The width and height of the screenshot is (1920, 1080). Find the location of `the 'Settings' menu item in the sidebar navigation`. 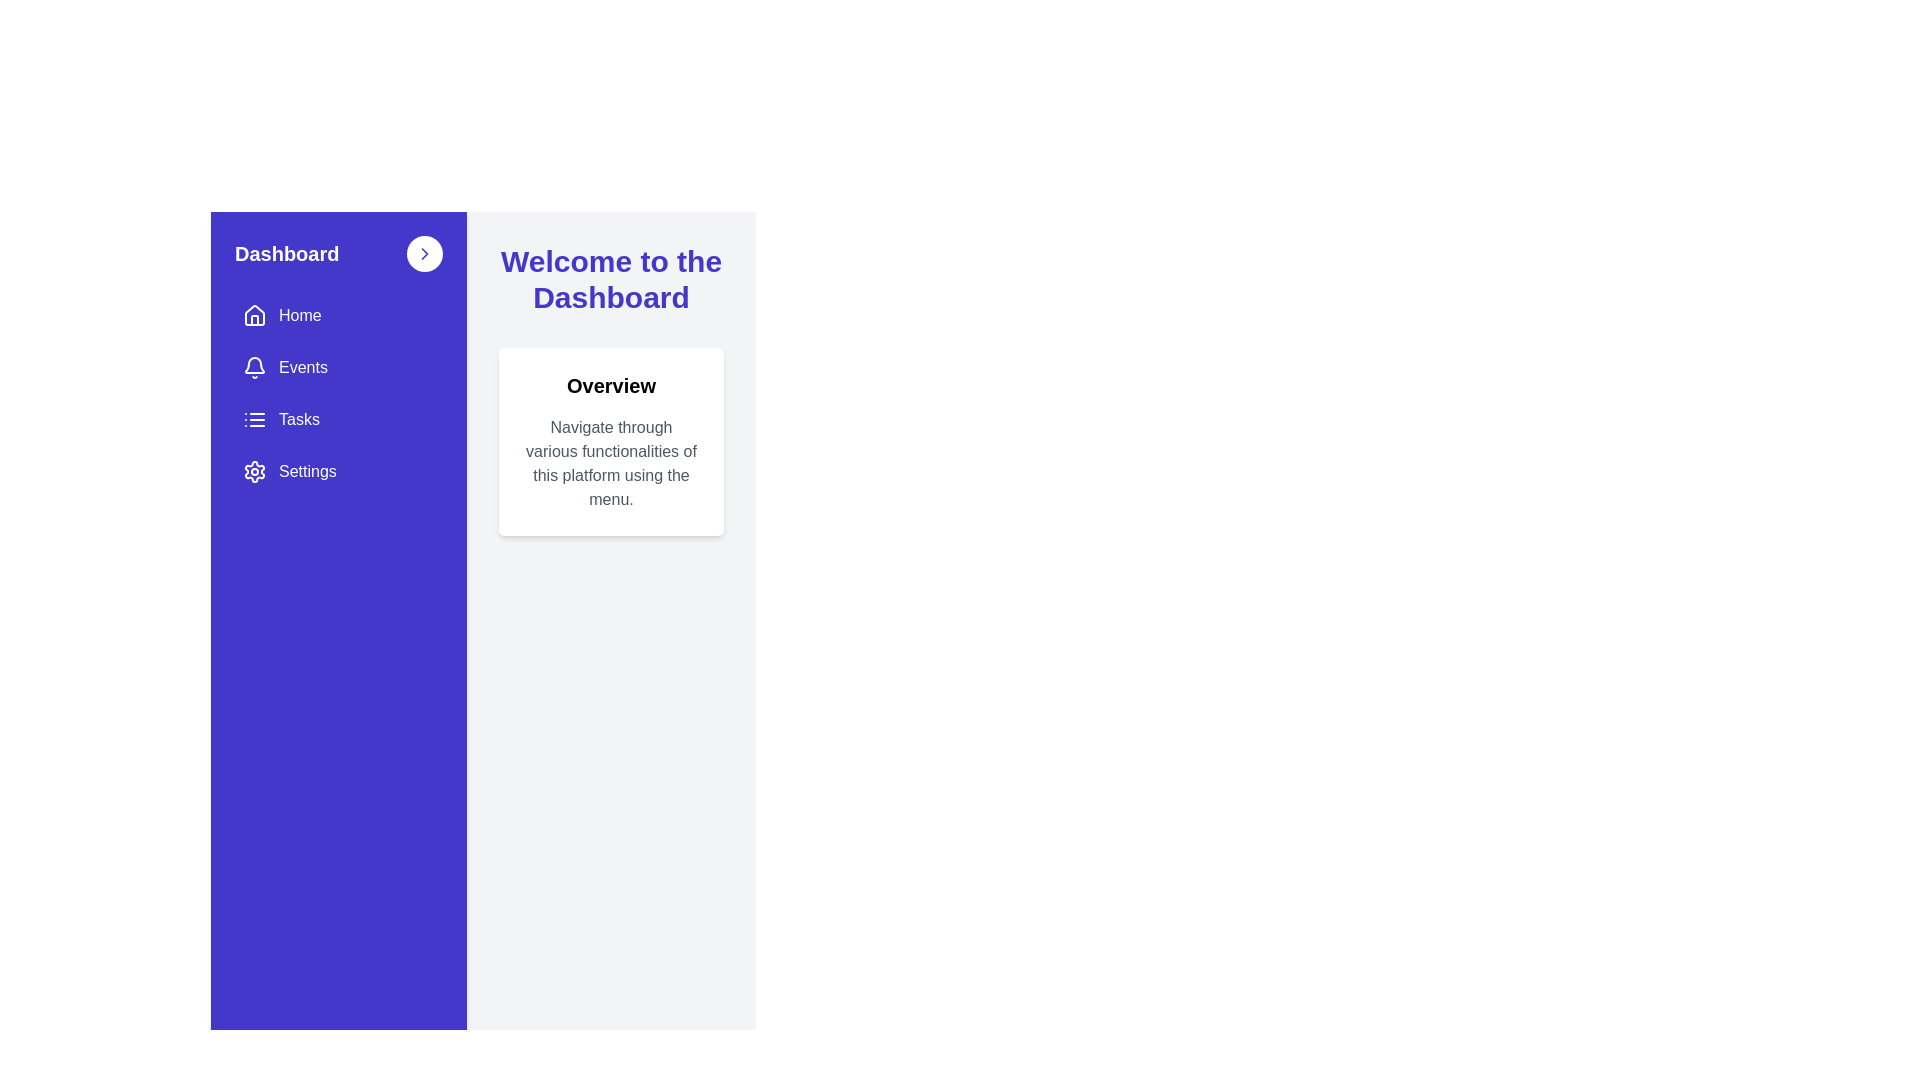

the 'Settings' menu item in the sidebar navigation is located at coordinates (339, 471).